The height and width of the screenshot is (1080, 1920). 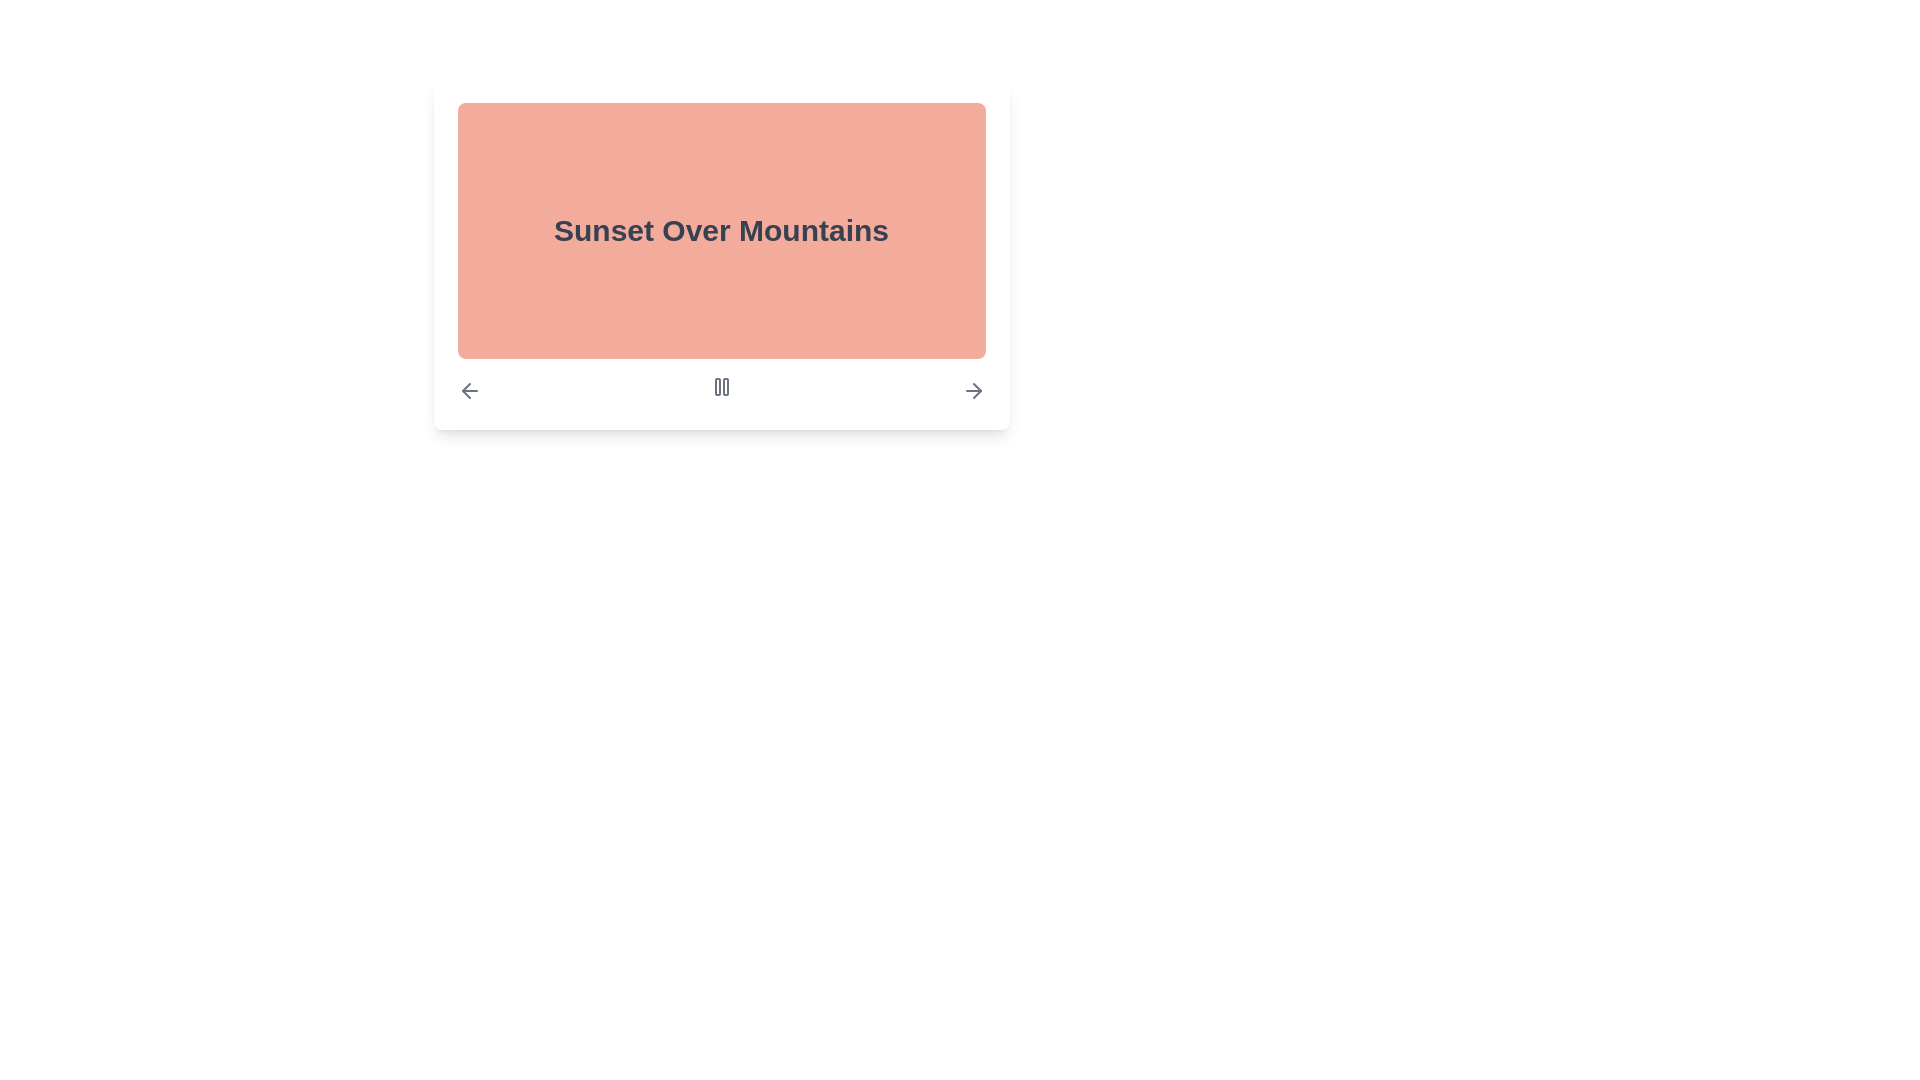 I want to click on the navigation arrow button located on the leftmost side of the grouping beneath the 'Sunset Over Mountains' panel, so click(x=468, y=390).